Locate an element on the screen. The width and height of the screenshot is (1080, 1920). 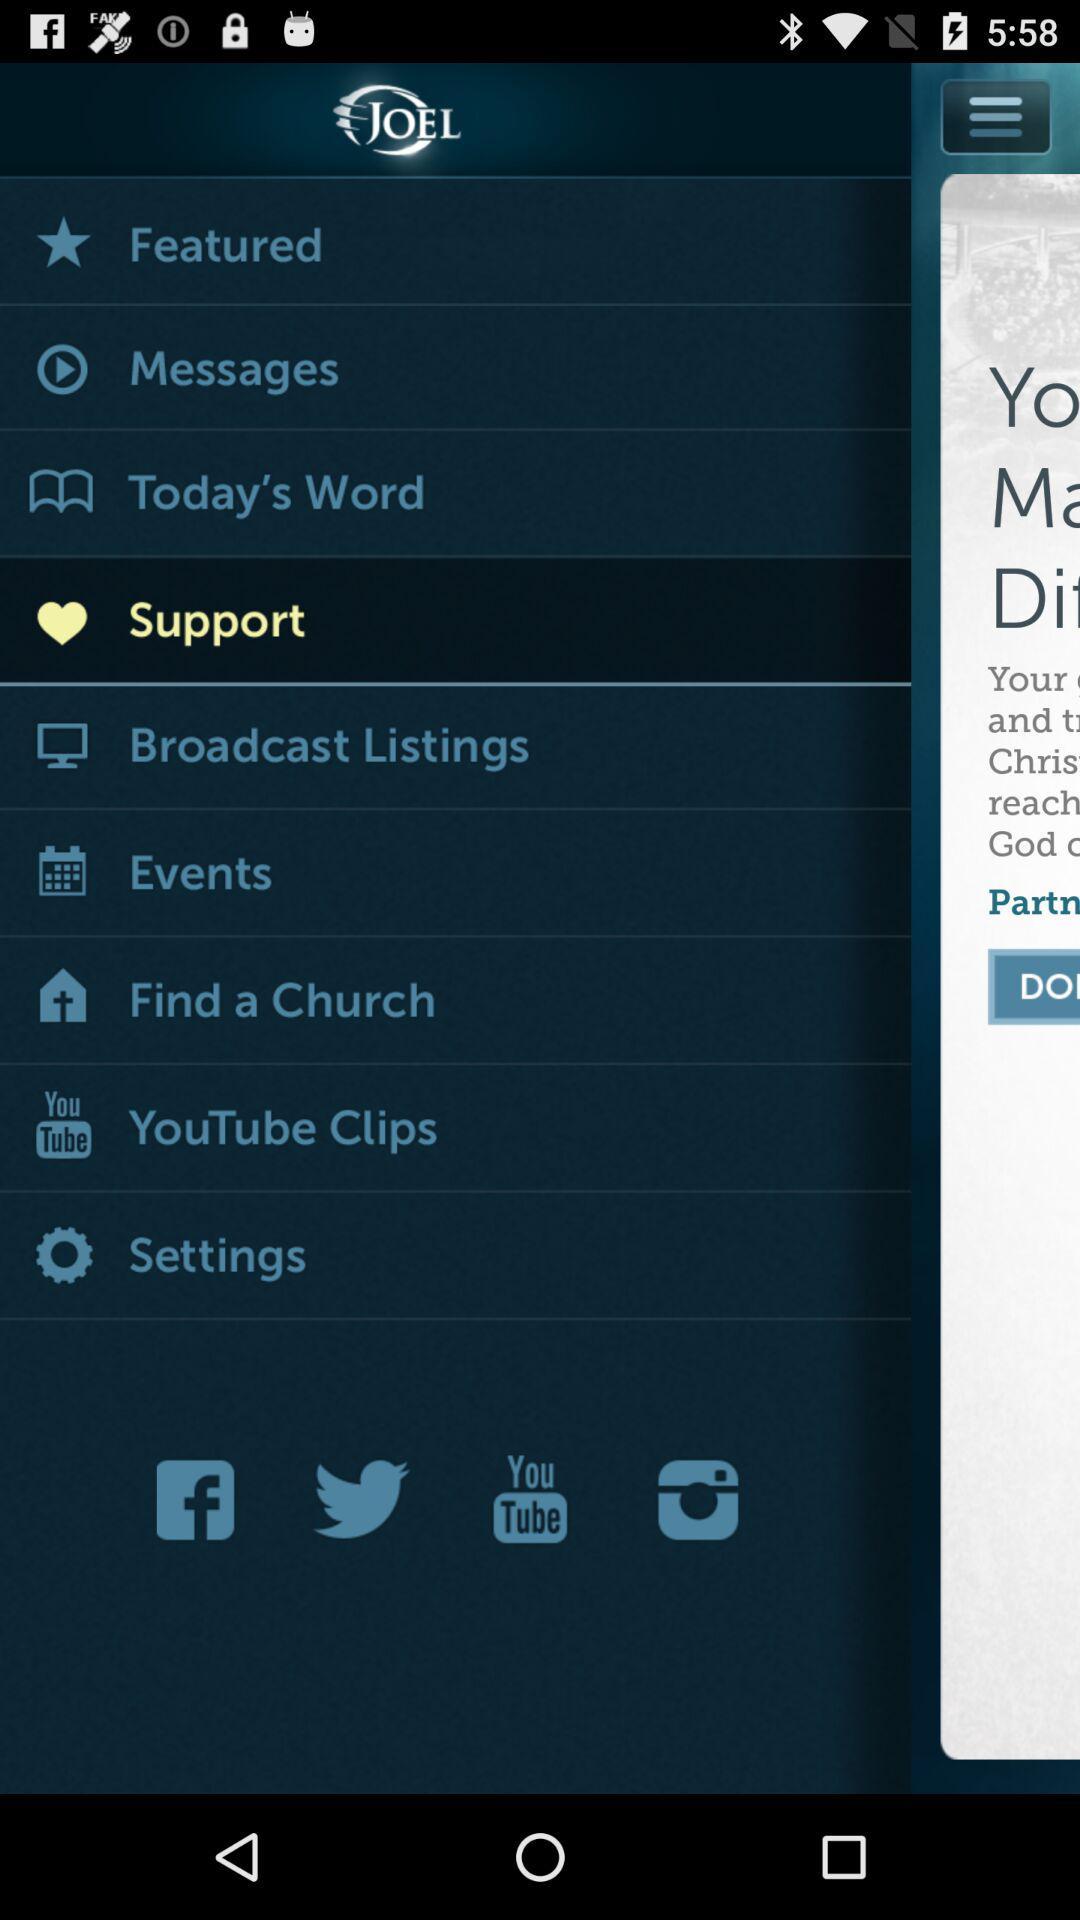
show app options is located at coordinates (997, 115).